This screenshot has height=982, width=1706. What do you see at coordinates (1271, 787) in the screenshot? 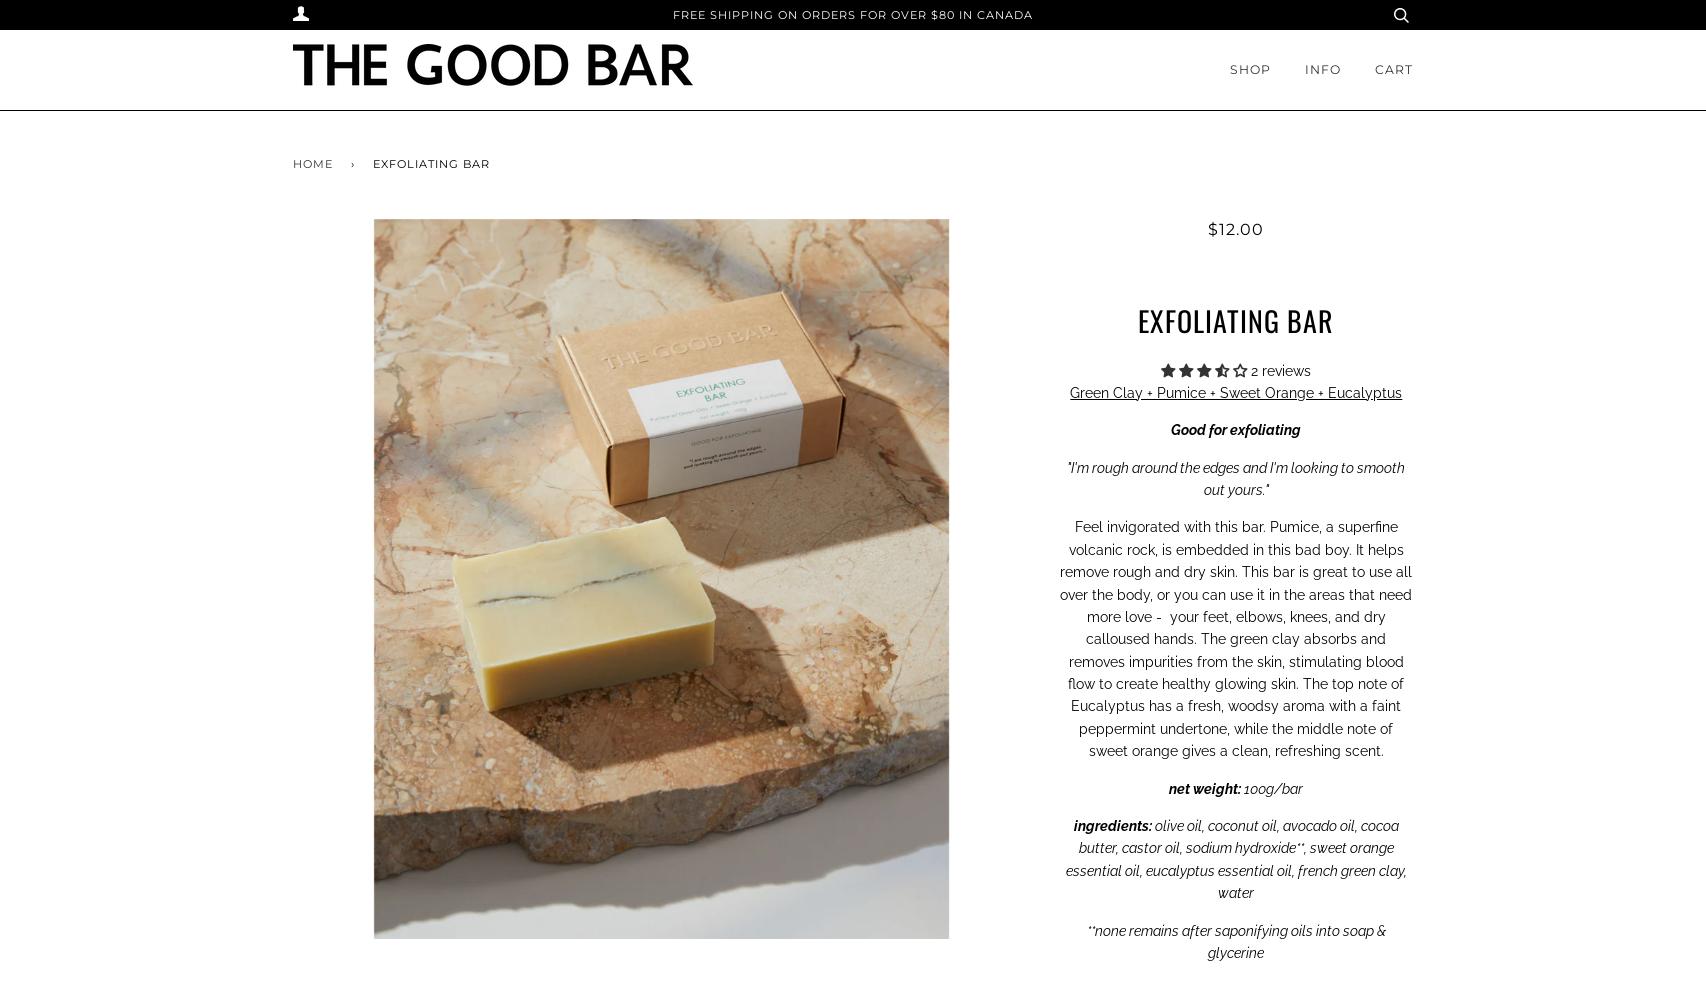
I see `'100g/bar'` at bounding box center [1271, 787].